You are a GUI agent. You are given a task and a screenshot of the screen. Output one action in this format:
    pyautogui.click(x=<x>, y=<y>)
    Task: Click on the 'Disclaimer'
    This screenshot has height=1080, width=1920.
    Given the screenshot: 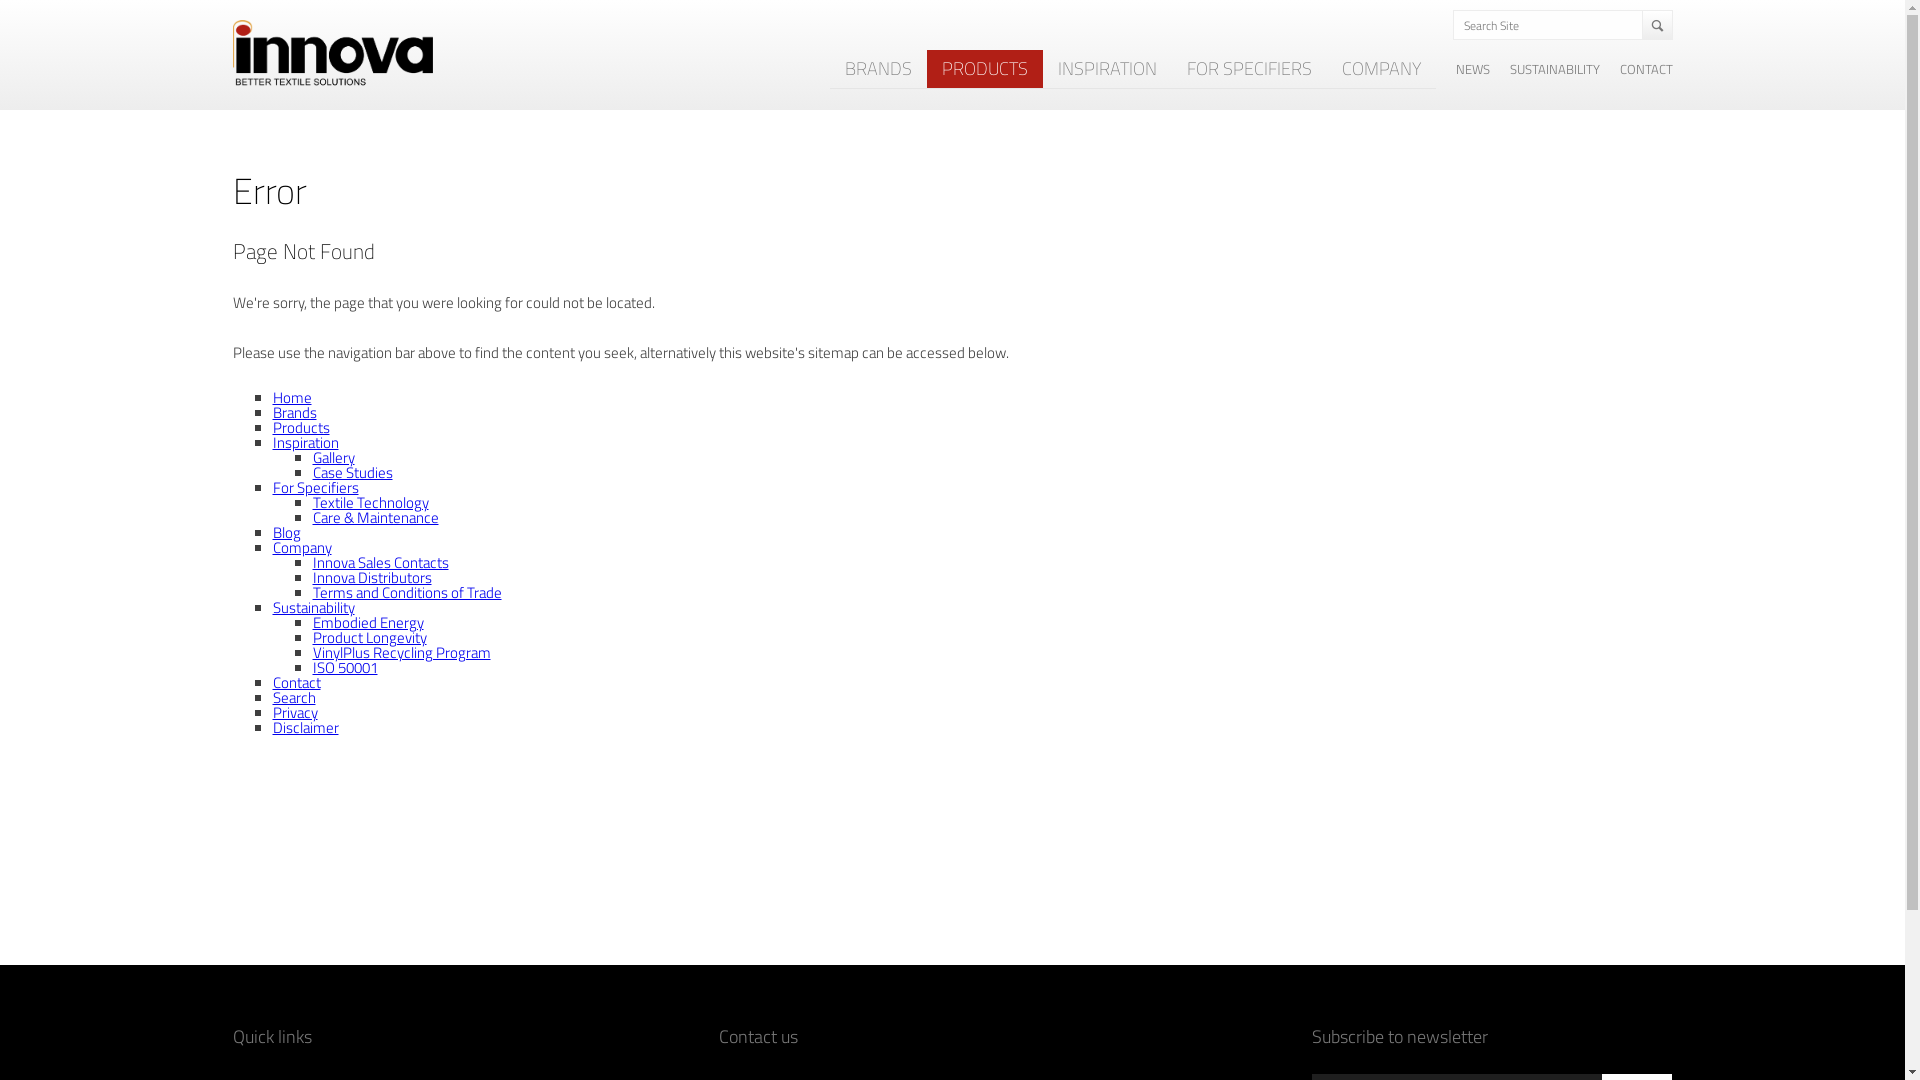 What is the action you would take?
    pyautogui.click(x=304, y=727)
    